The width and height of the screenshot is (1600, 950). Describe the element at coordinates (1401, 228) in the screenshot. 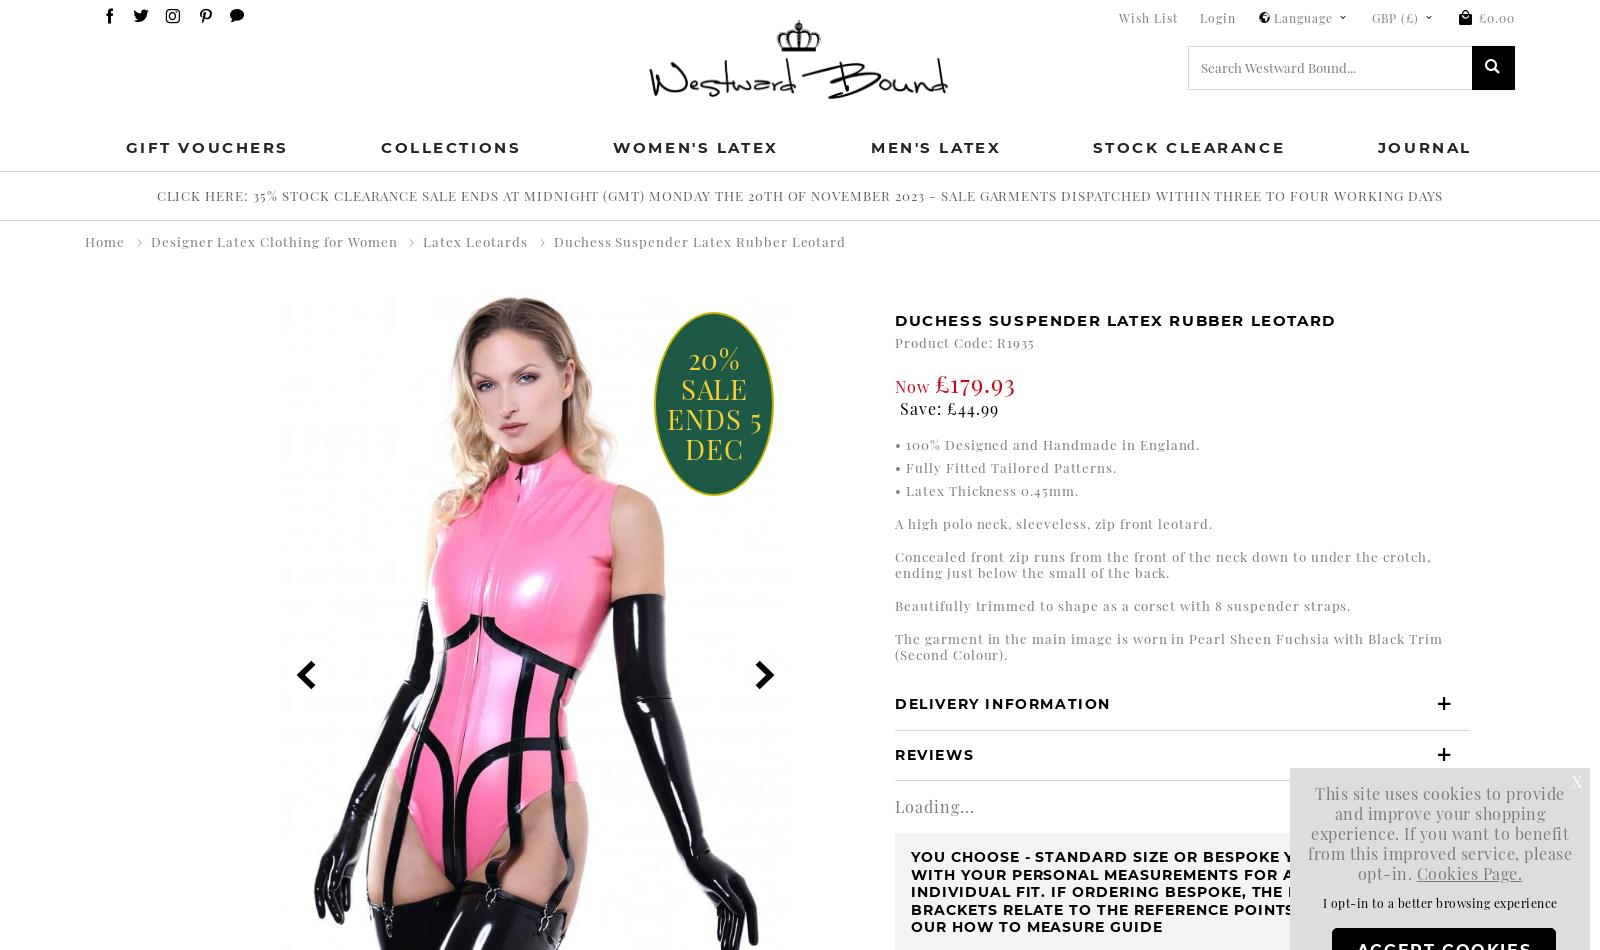

I see `'USD ($)'` at that location.